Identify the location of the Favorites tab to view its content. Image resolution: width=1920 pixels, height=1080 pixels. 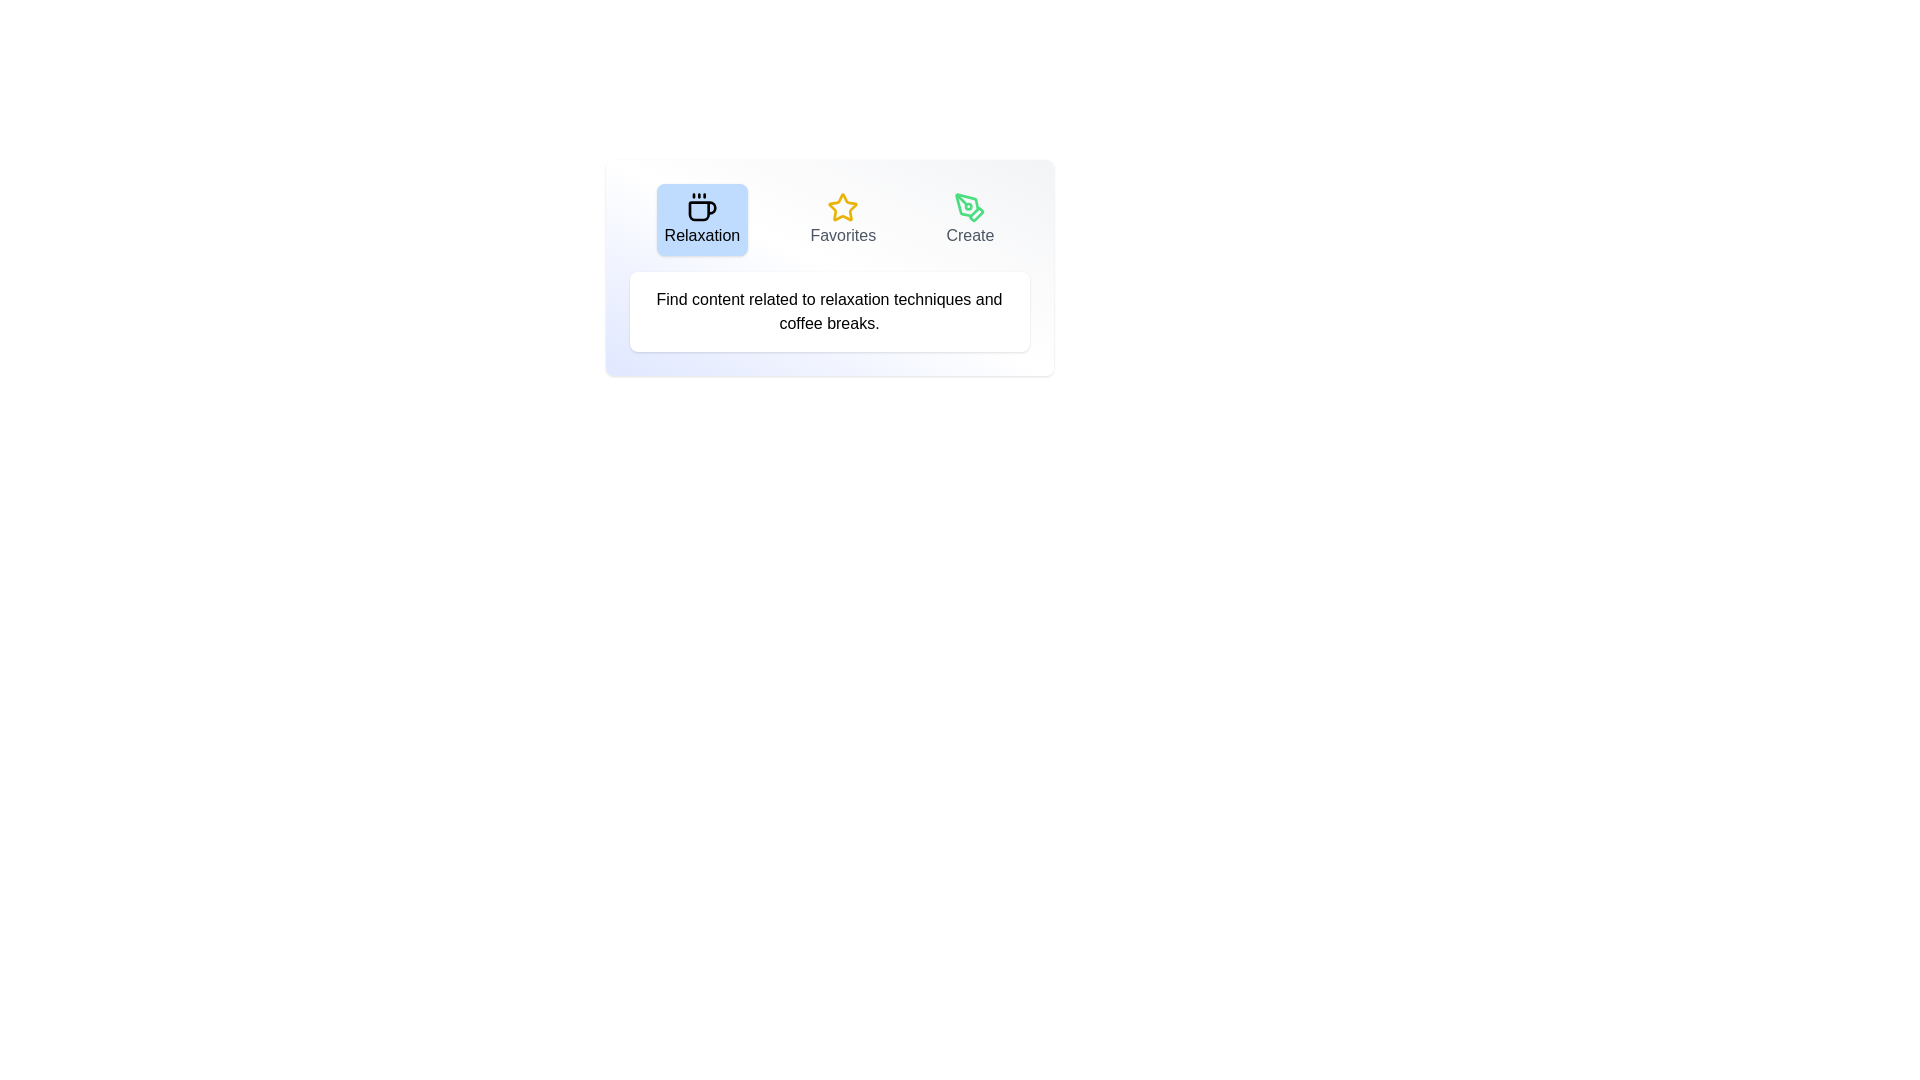
(843, 219).